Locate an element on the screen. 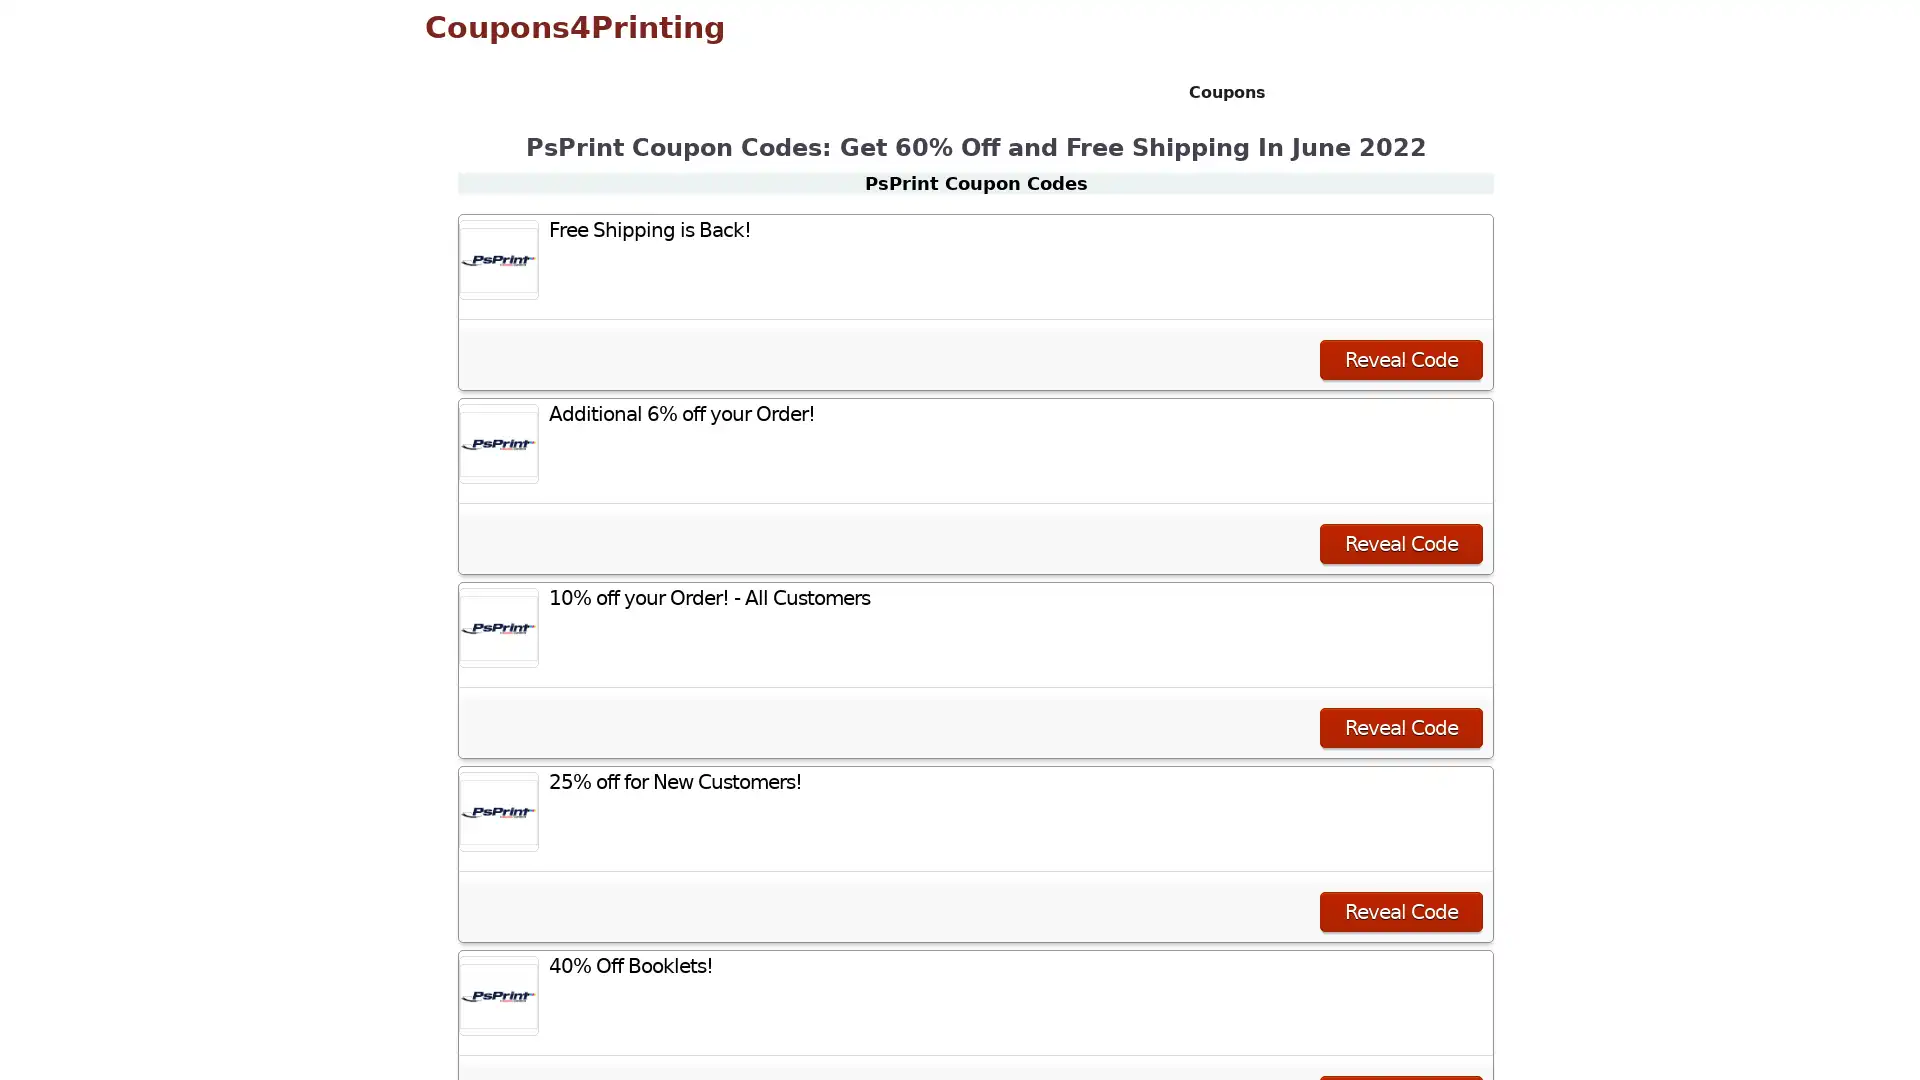  Reveal Code is located at coordinates (1400, 911).